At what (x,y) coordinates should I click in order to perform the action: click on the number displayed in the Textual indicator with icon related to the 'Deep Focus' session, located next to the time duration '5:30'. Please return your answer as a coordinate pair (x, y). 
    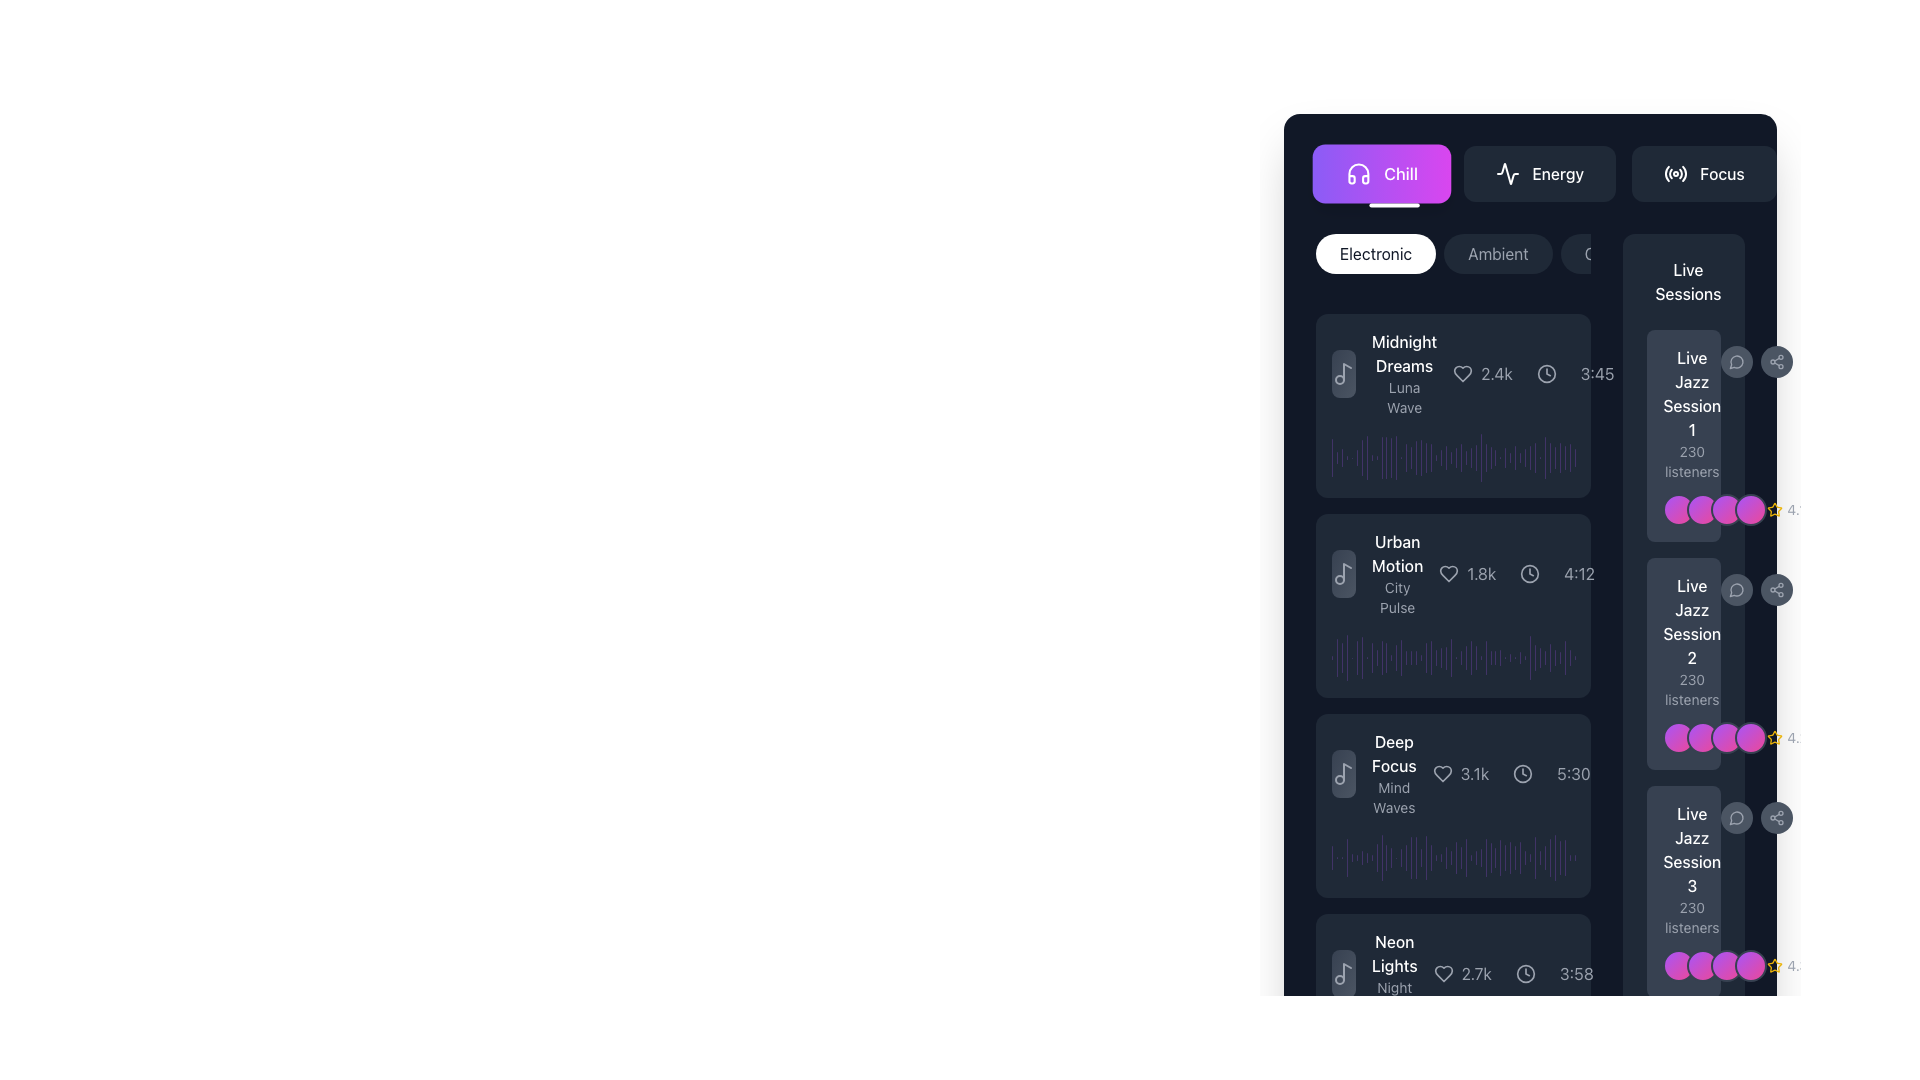
    Looking at the image, I should click on (1460, 773).